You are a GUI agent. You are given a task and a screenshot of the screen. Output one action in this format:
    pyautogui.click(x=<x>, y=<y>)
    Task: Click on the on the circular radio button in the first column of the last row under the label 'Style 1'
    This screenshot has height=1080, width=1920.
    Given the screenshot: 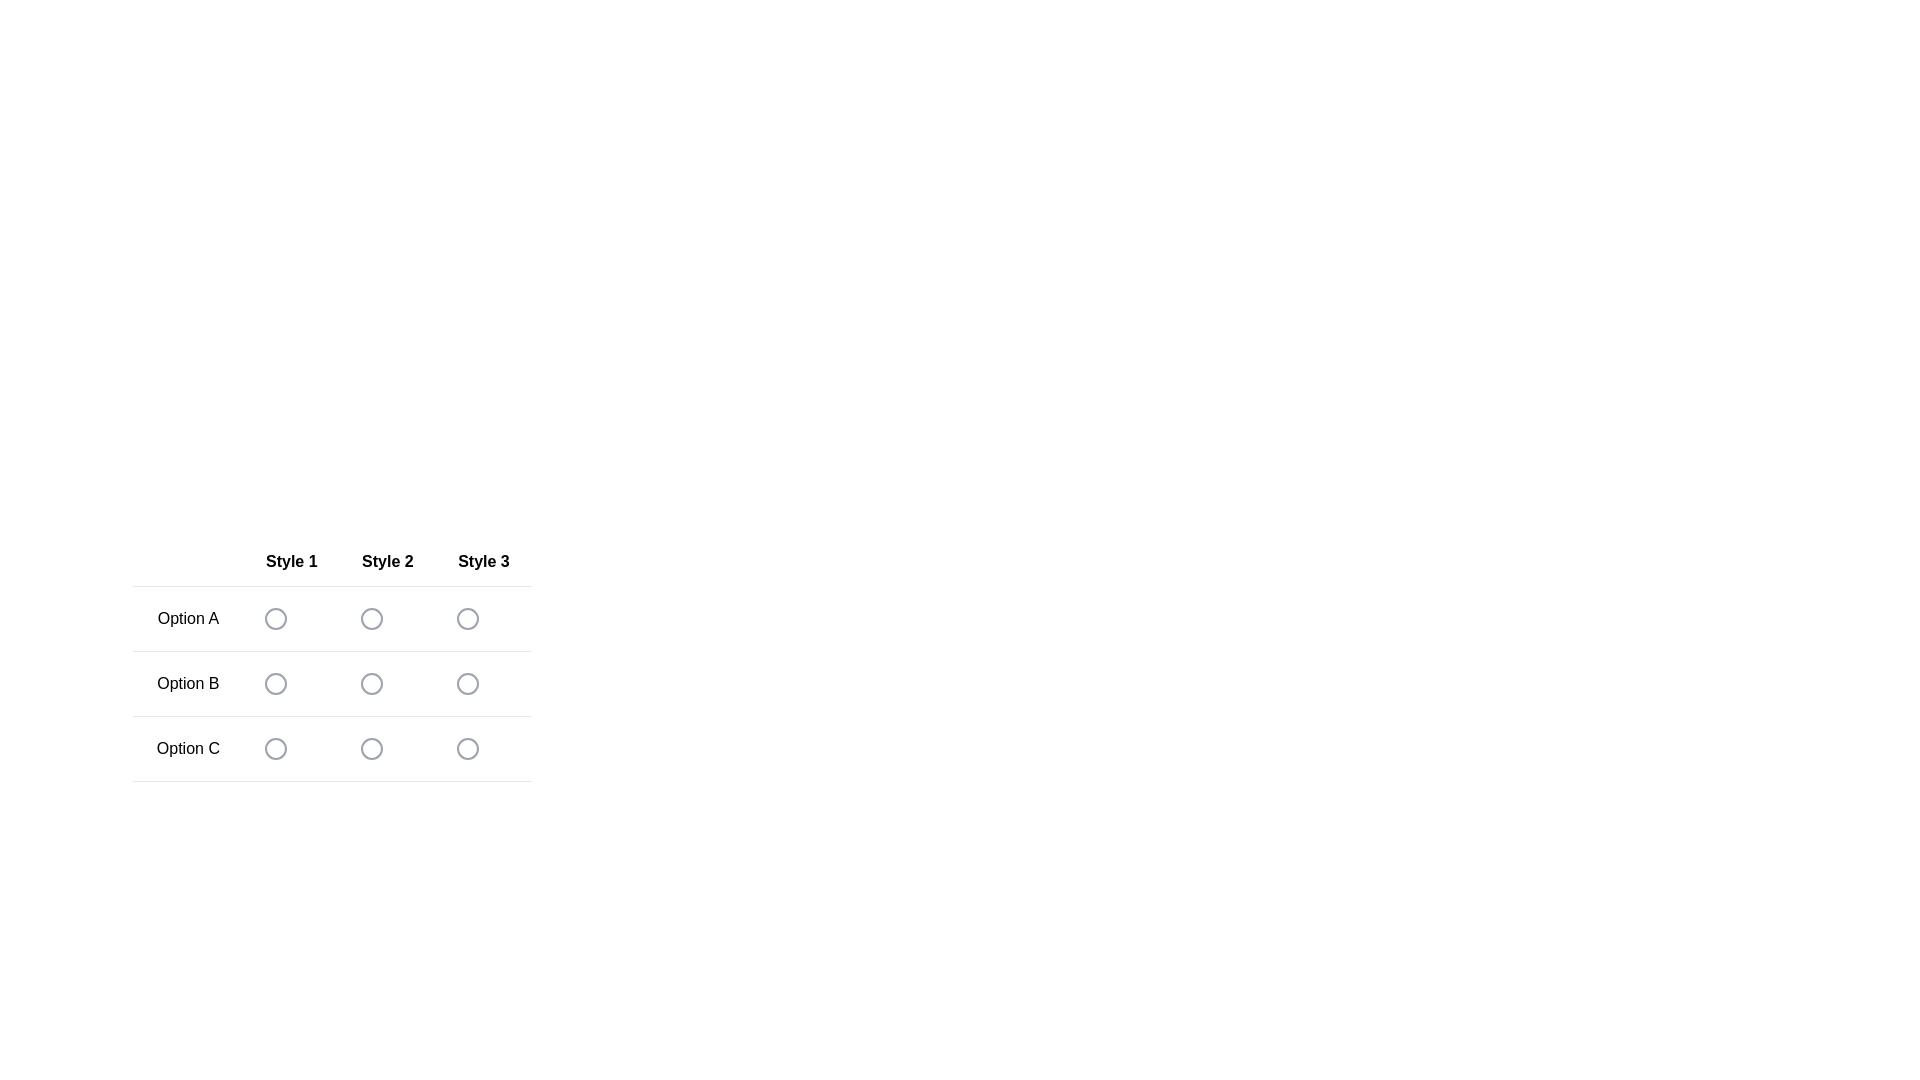 What is the action you would take?
    pyautogui.click(x=274, y=748)
    